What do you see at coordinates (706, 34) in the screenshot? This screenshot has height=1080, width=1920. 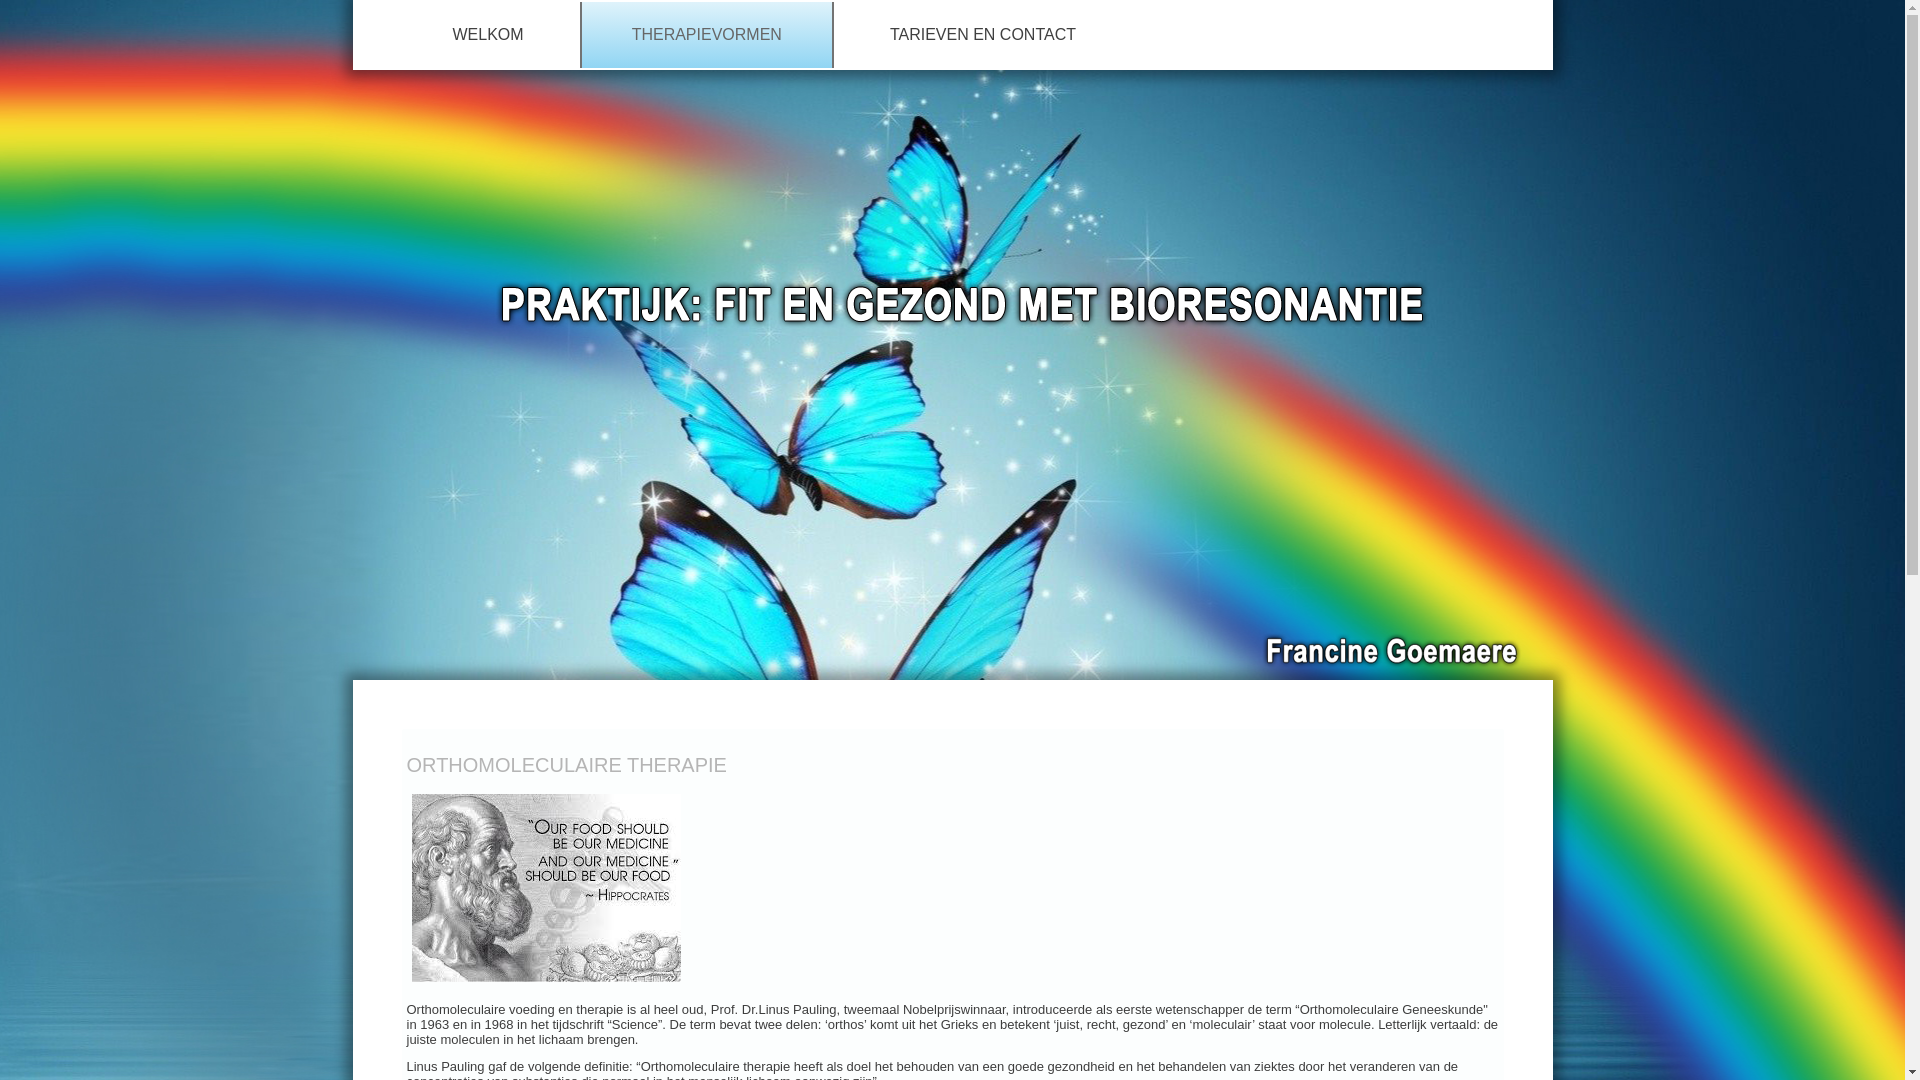 I see `'THERAPIEVORMEN'` at bounding box center [706, 34].